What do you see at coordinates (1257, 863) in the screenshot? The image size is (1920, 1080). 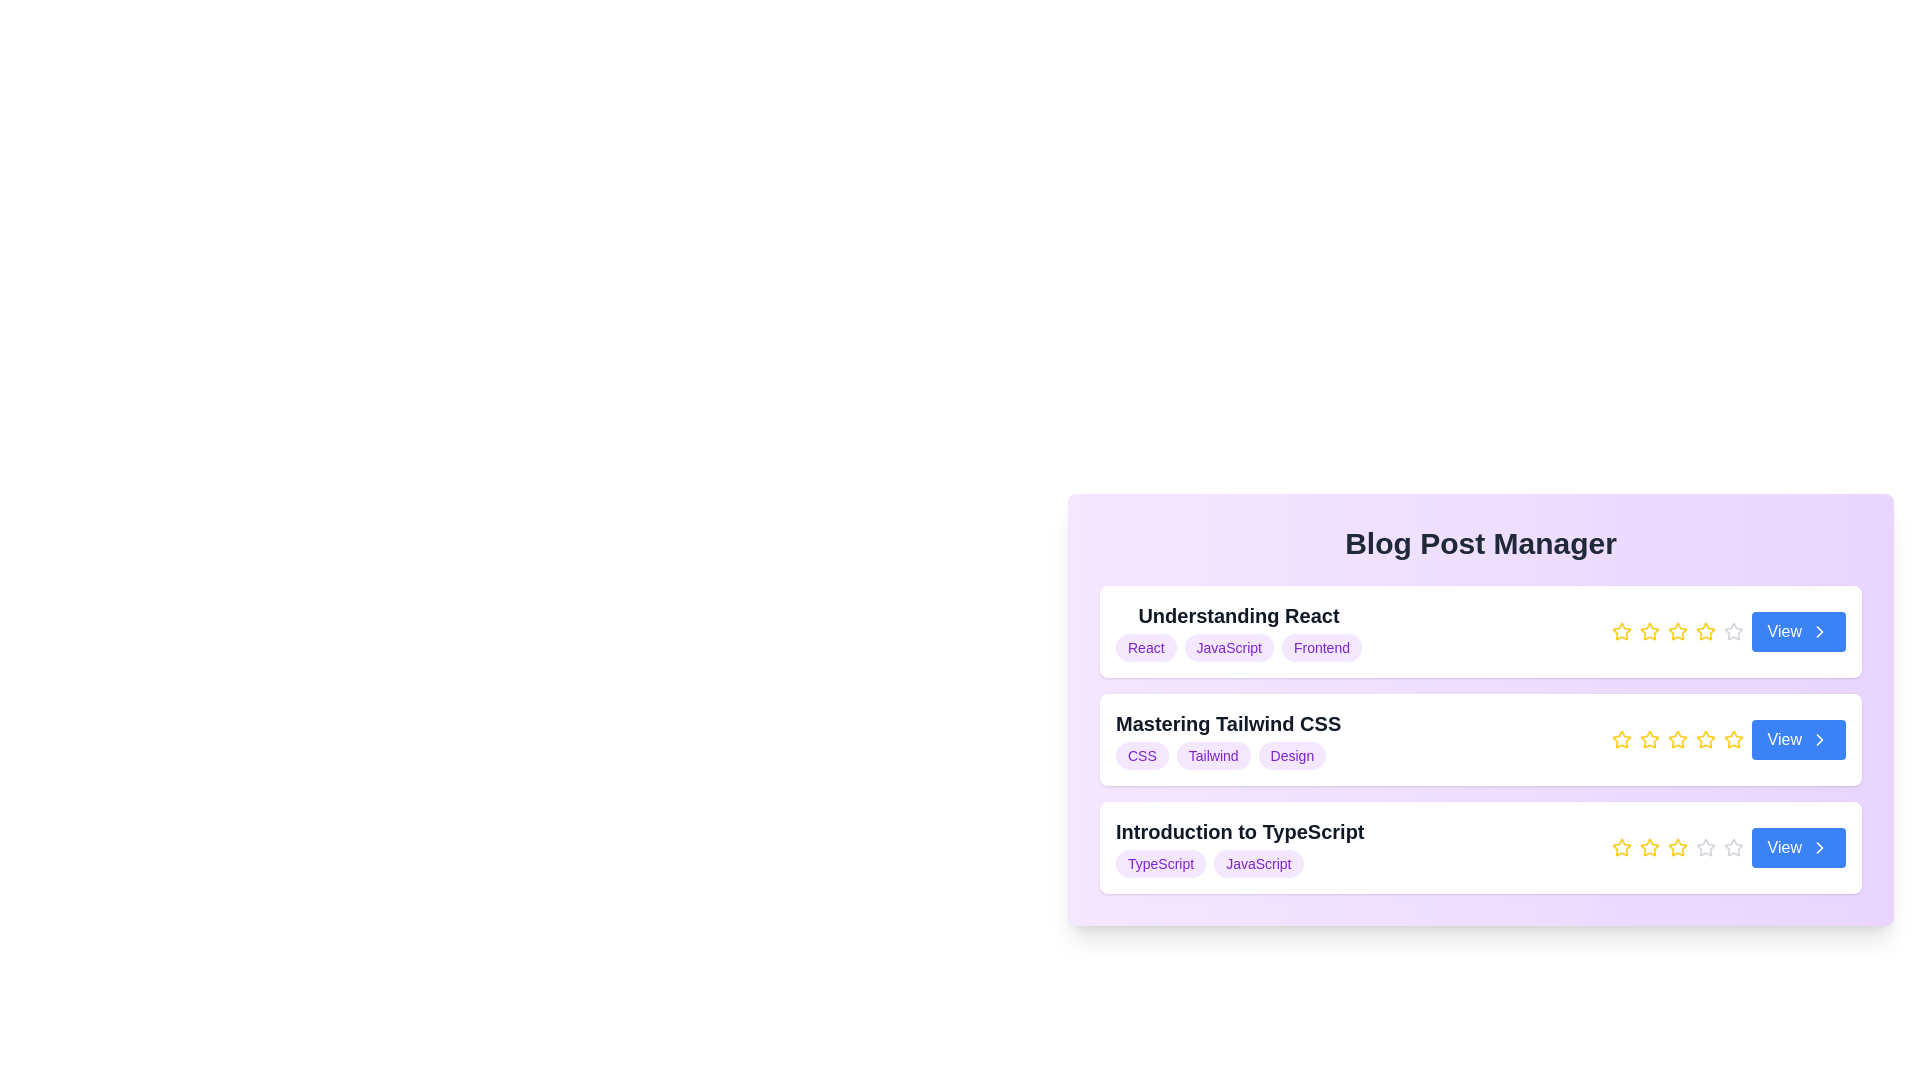 I see `the label or tag component indicating the category or technology associated with the blog post, located at the bottom right of the list item titled 'Introduction to TypeScript.'` at bounding box center [1257, 863].